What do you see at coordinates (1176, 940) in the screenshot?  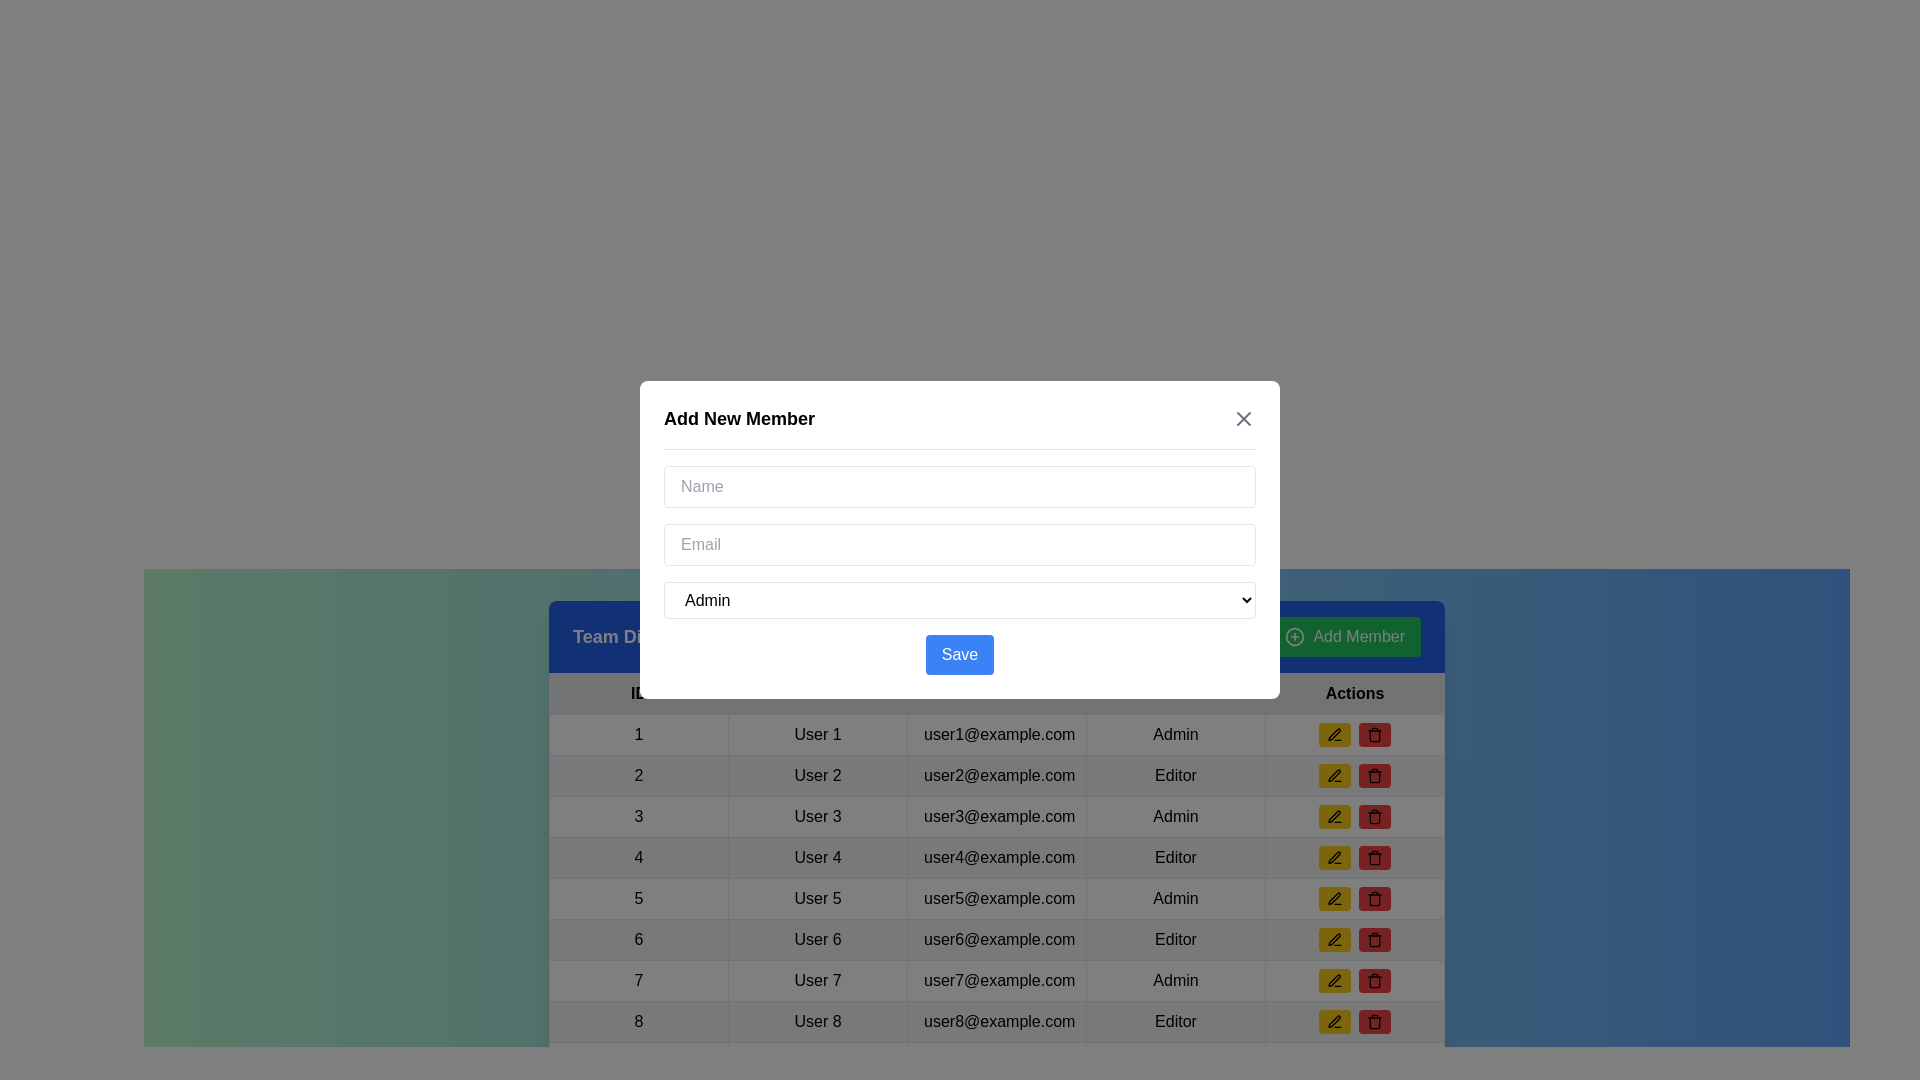 I see `the static text element 'Editor' located in the 'Role' column of the sixth row in the table, which is positioned between the 'Email' column and the 'Actions' column` at bounding box center [1176, 940].